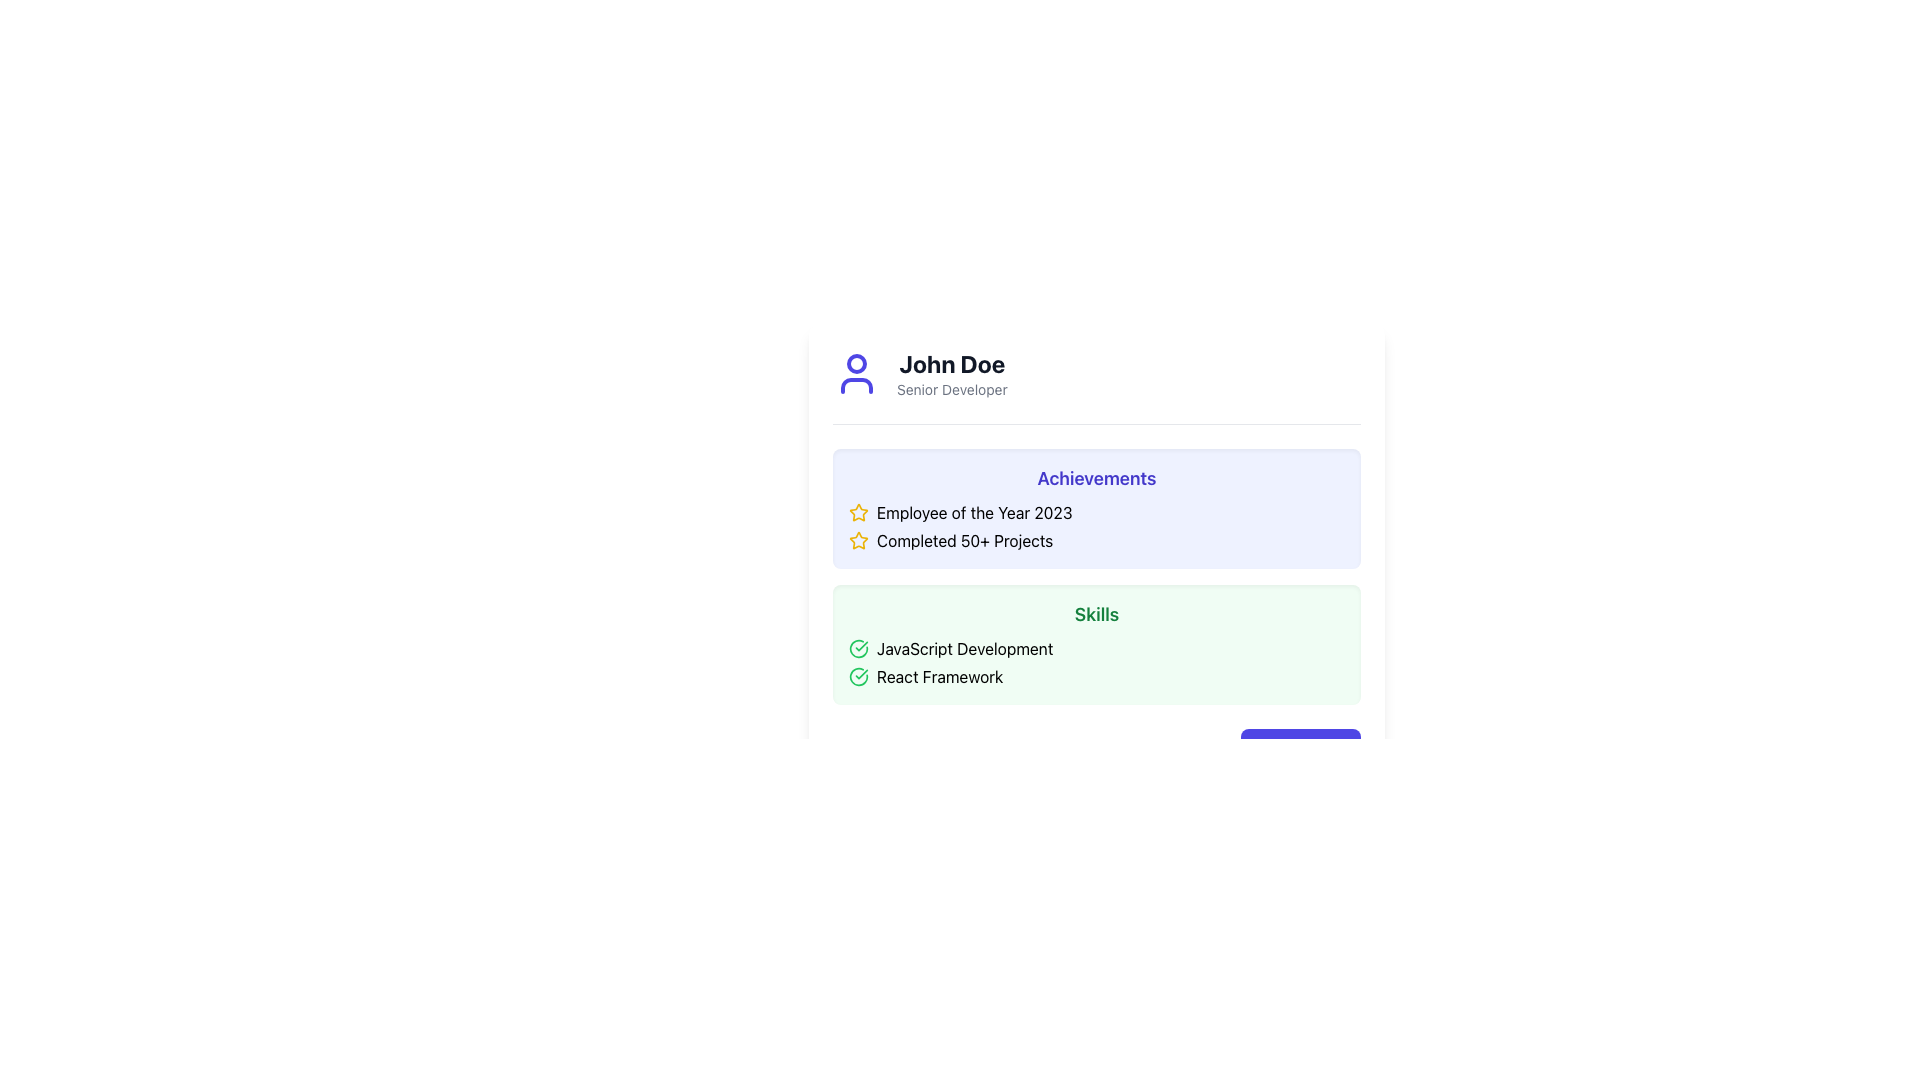 The image size is (1920, 1080). Describe the element at coordinates (857, 363) in the screenshot. I see `the Decorative SVG Circle Element located at the top-left part of the profile picture area, which is styled with a small radius and a simple outline` at that location.